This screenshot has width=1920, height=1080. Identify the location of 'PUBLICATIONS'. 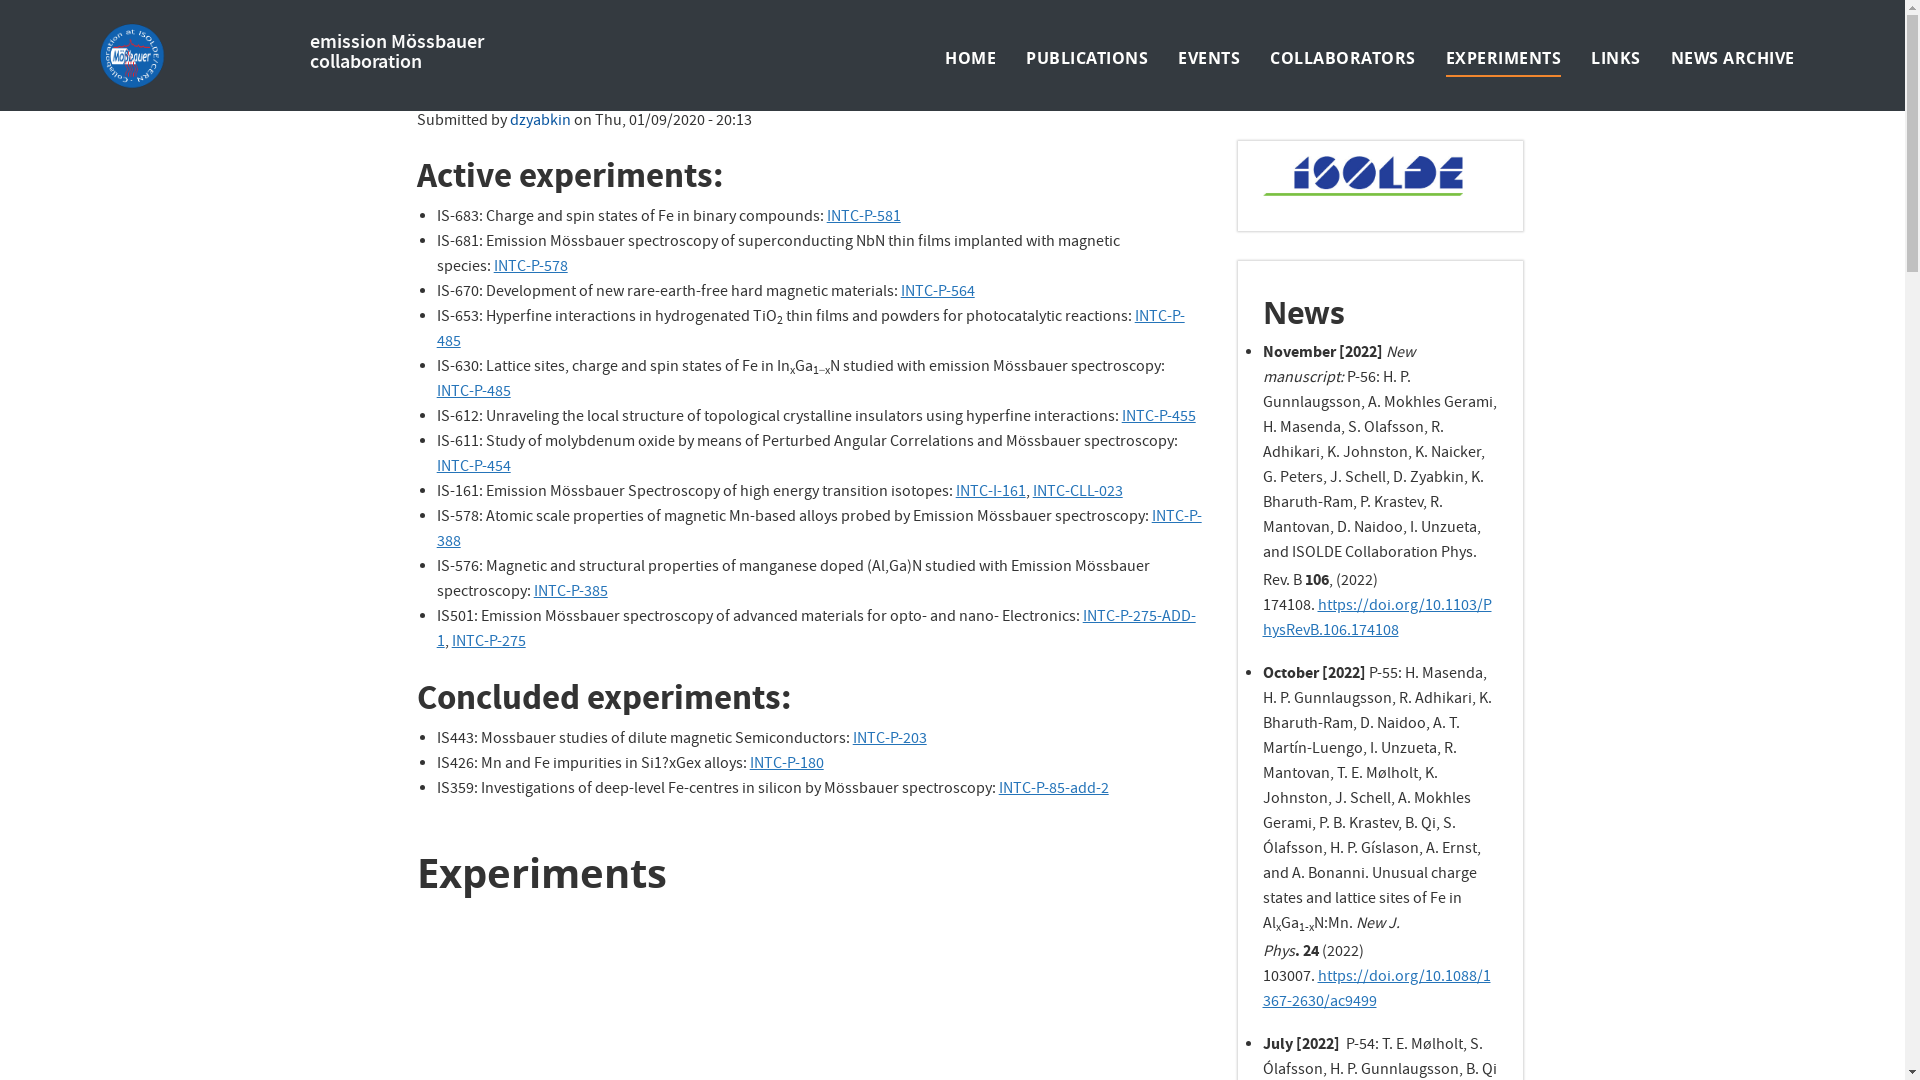
(1085, 56).